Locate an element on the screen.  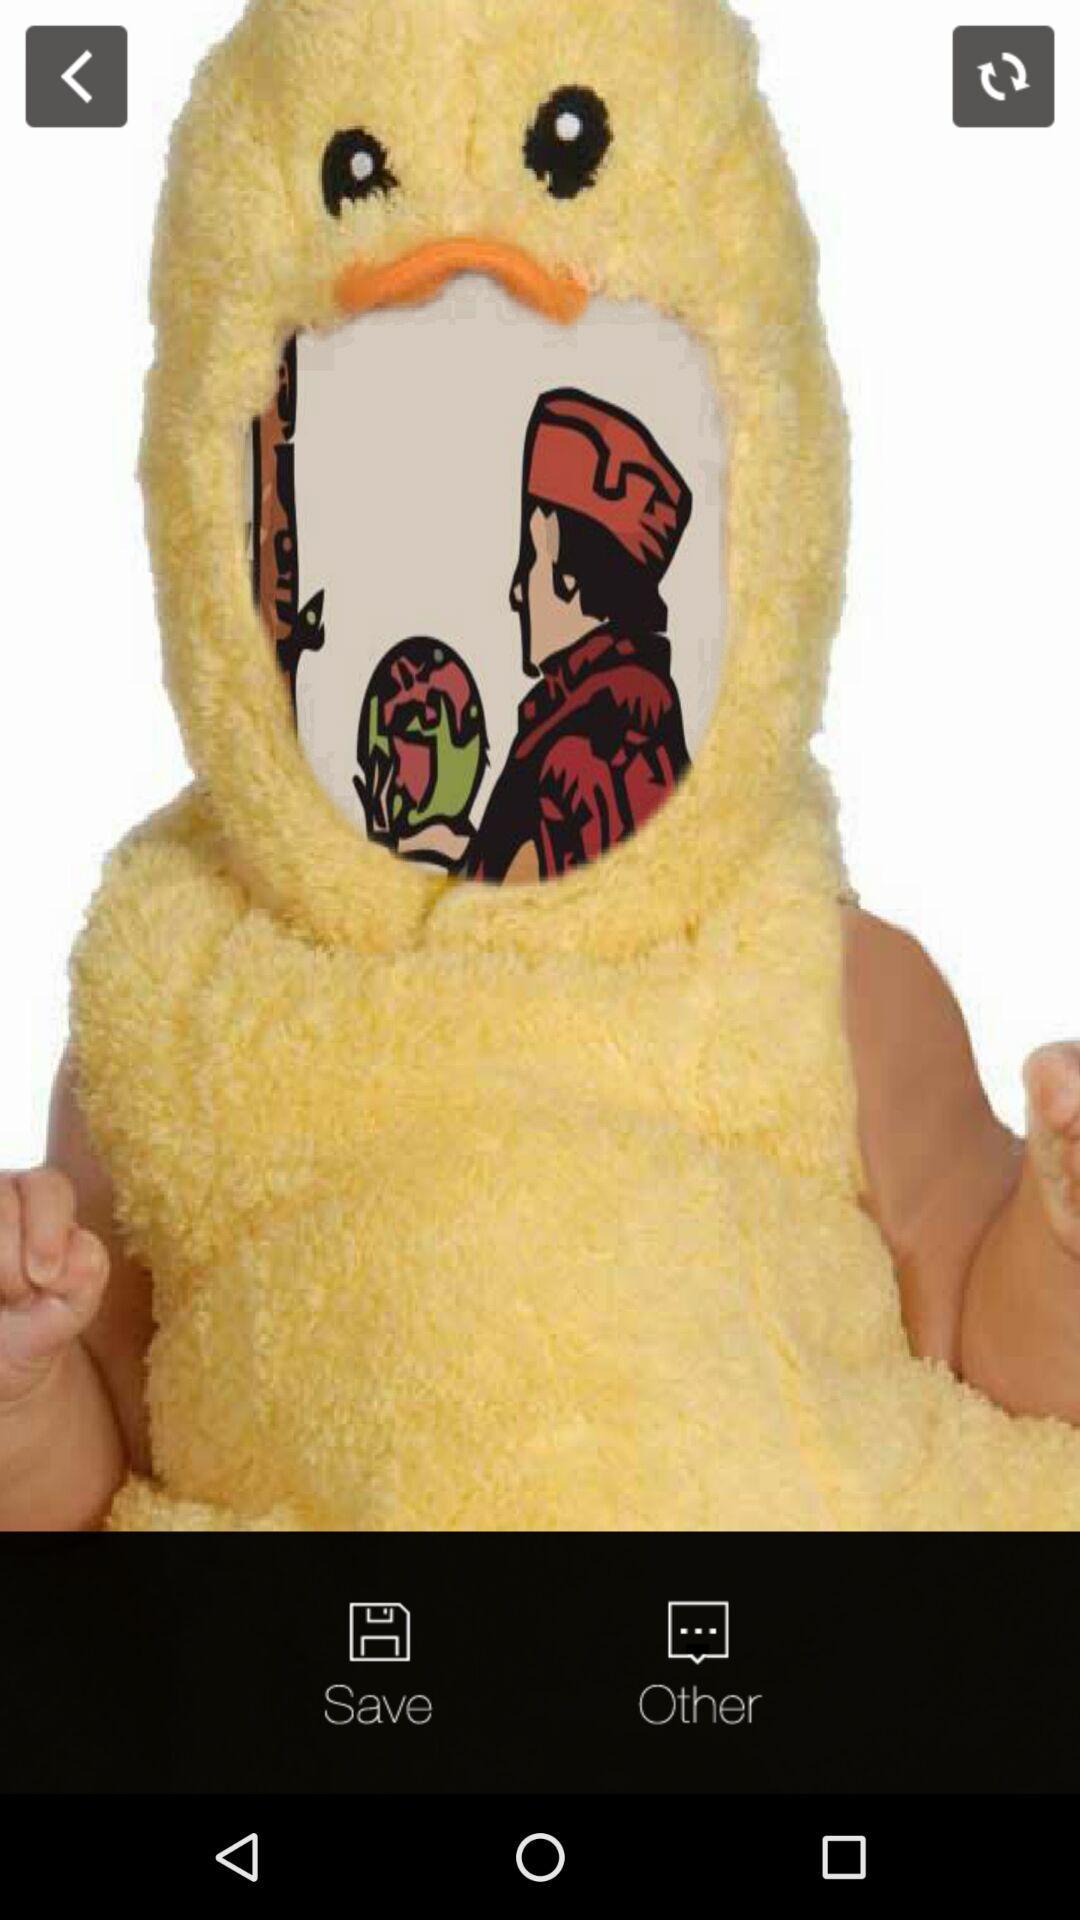
your creation is located at coordinates (382, 1662).